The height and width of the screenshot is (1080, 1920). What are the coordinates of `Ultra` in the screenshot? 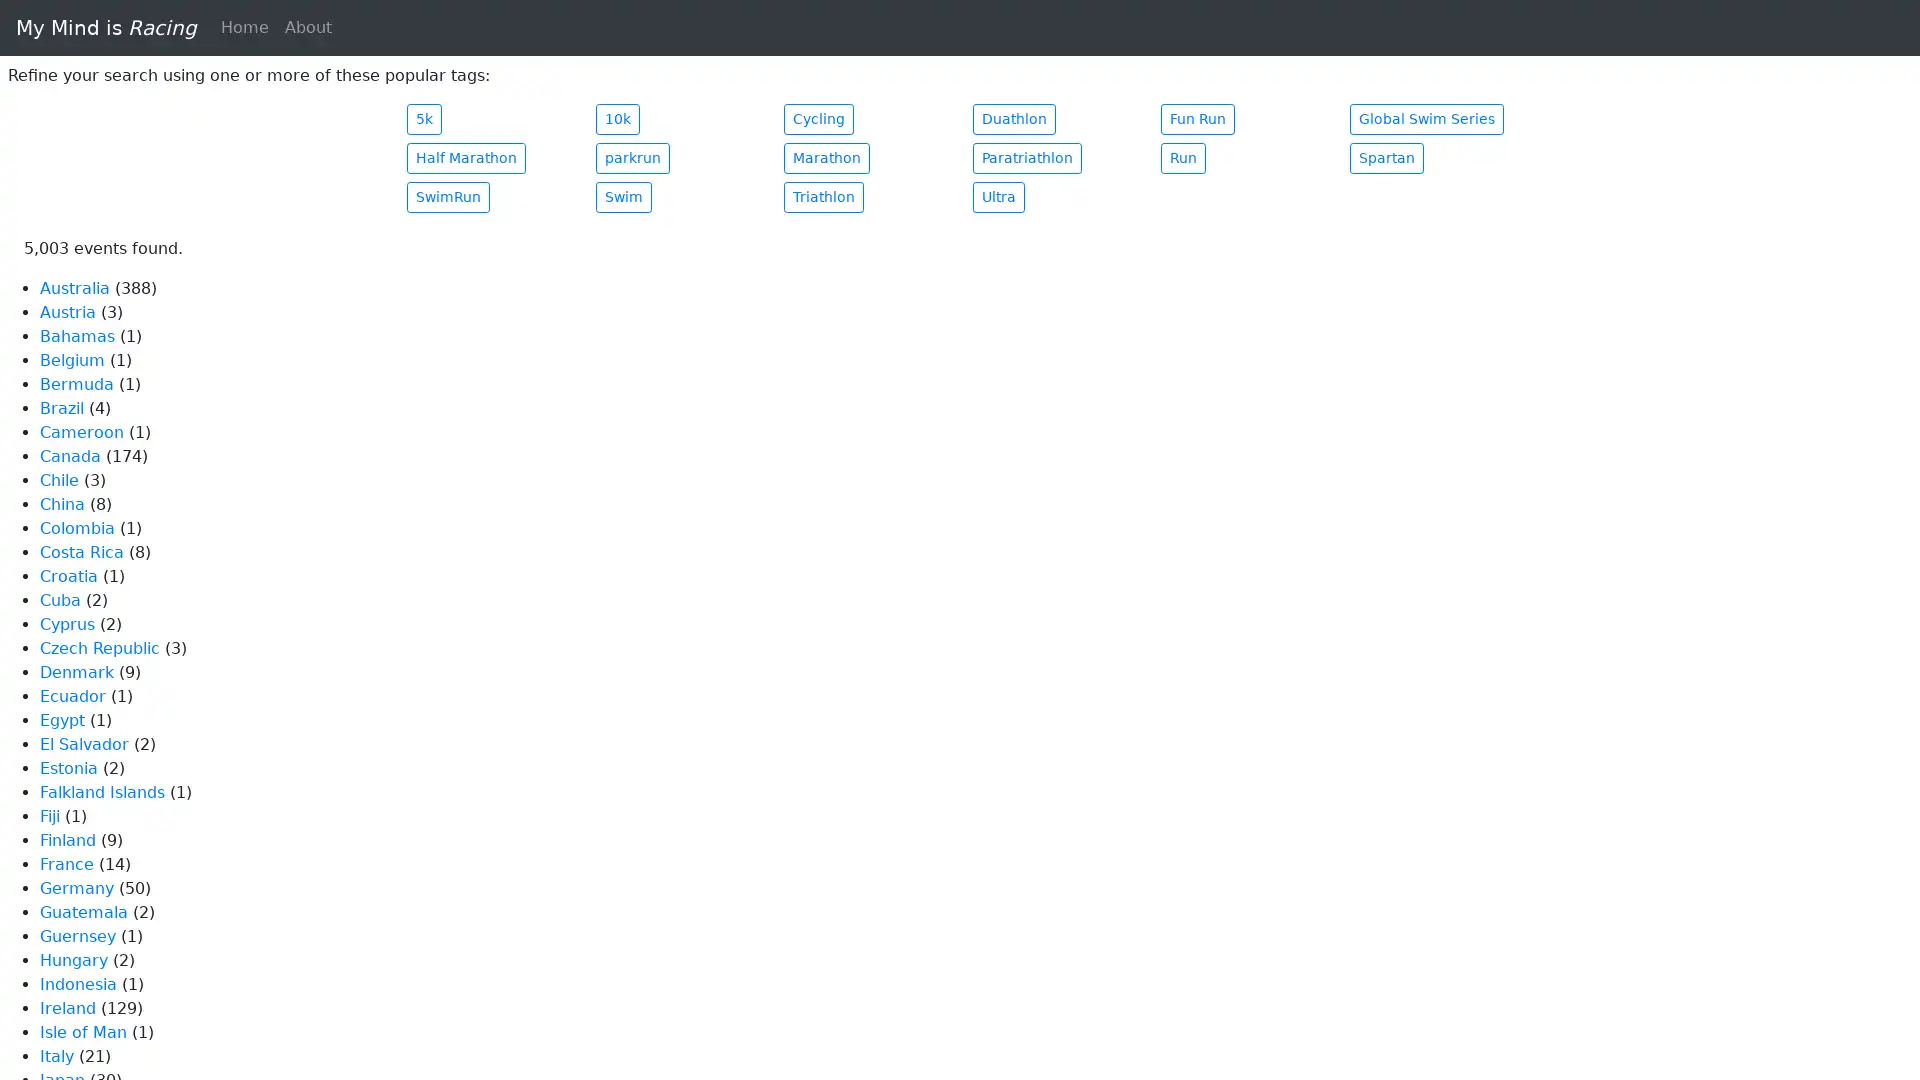 It's located at (998, 197).